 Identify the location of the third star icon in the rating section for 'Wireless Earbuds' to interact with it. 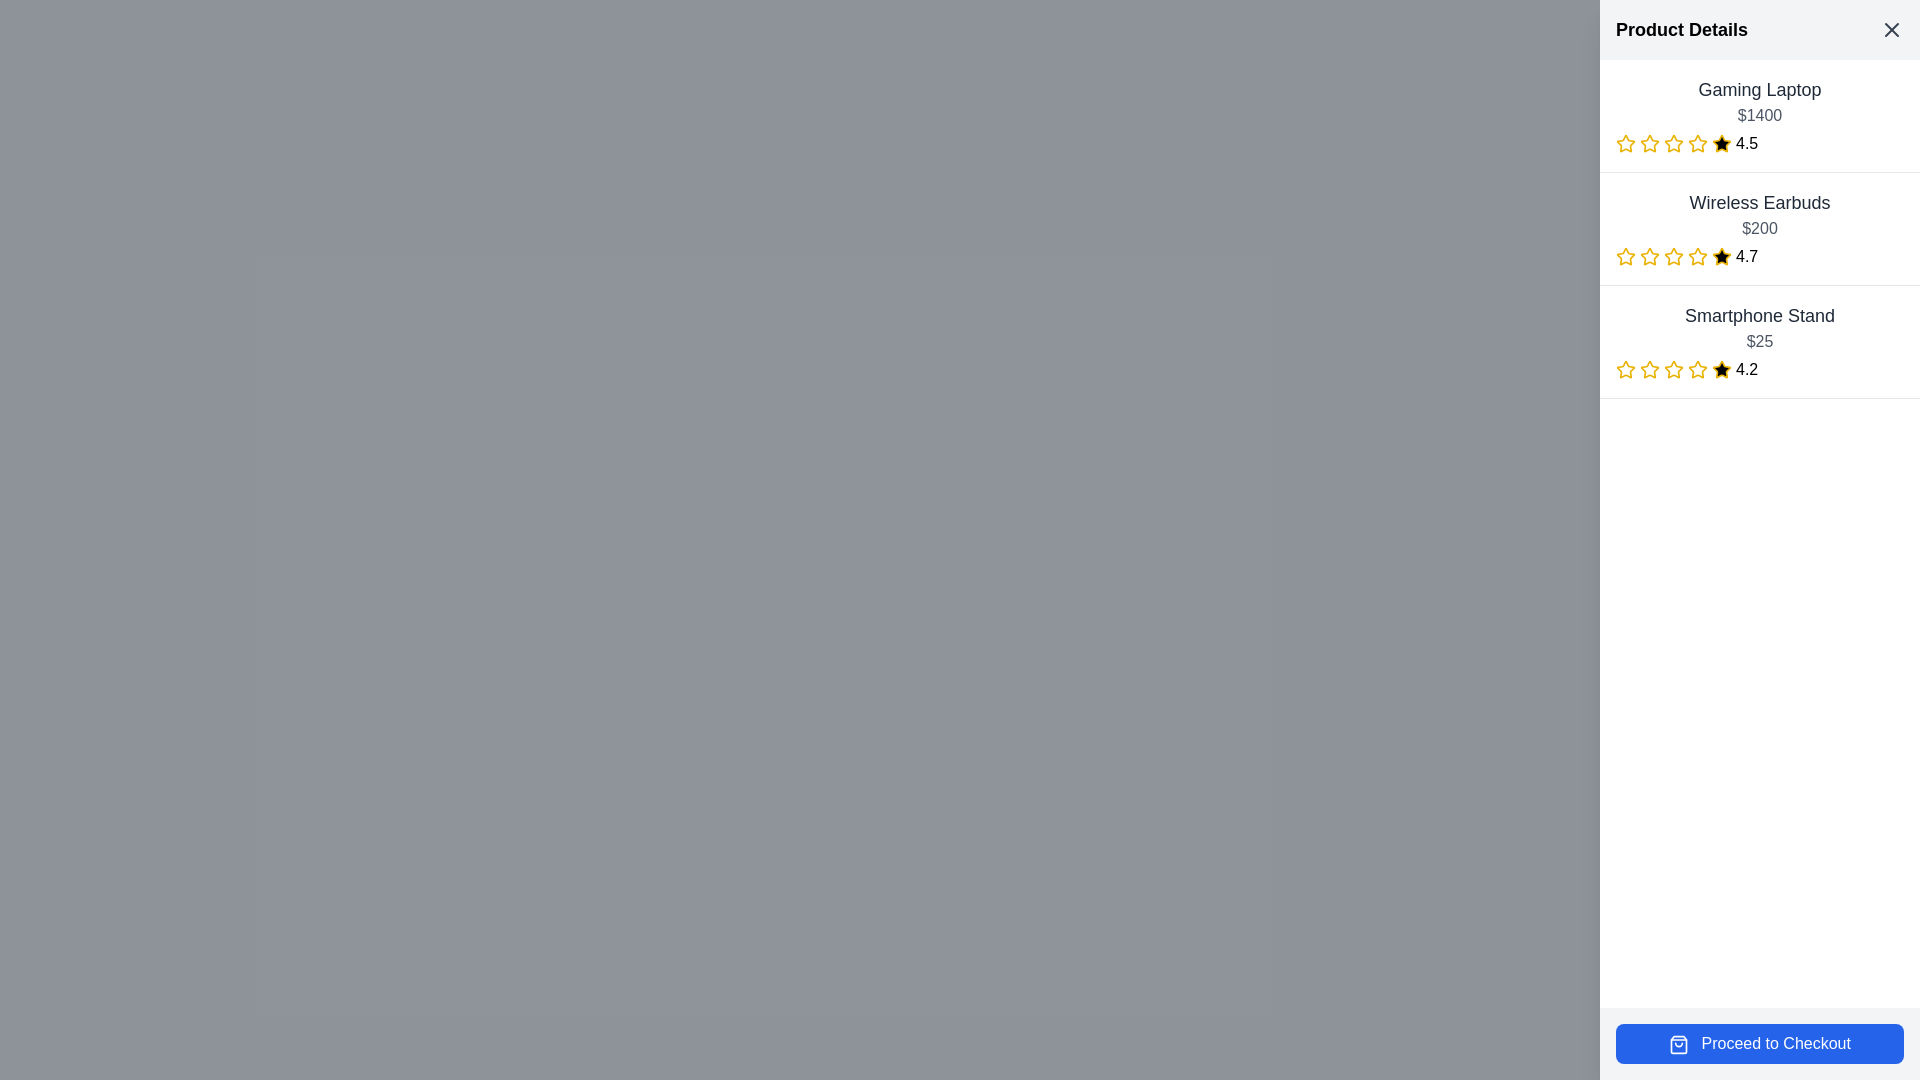
(1650, 256).